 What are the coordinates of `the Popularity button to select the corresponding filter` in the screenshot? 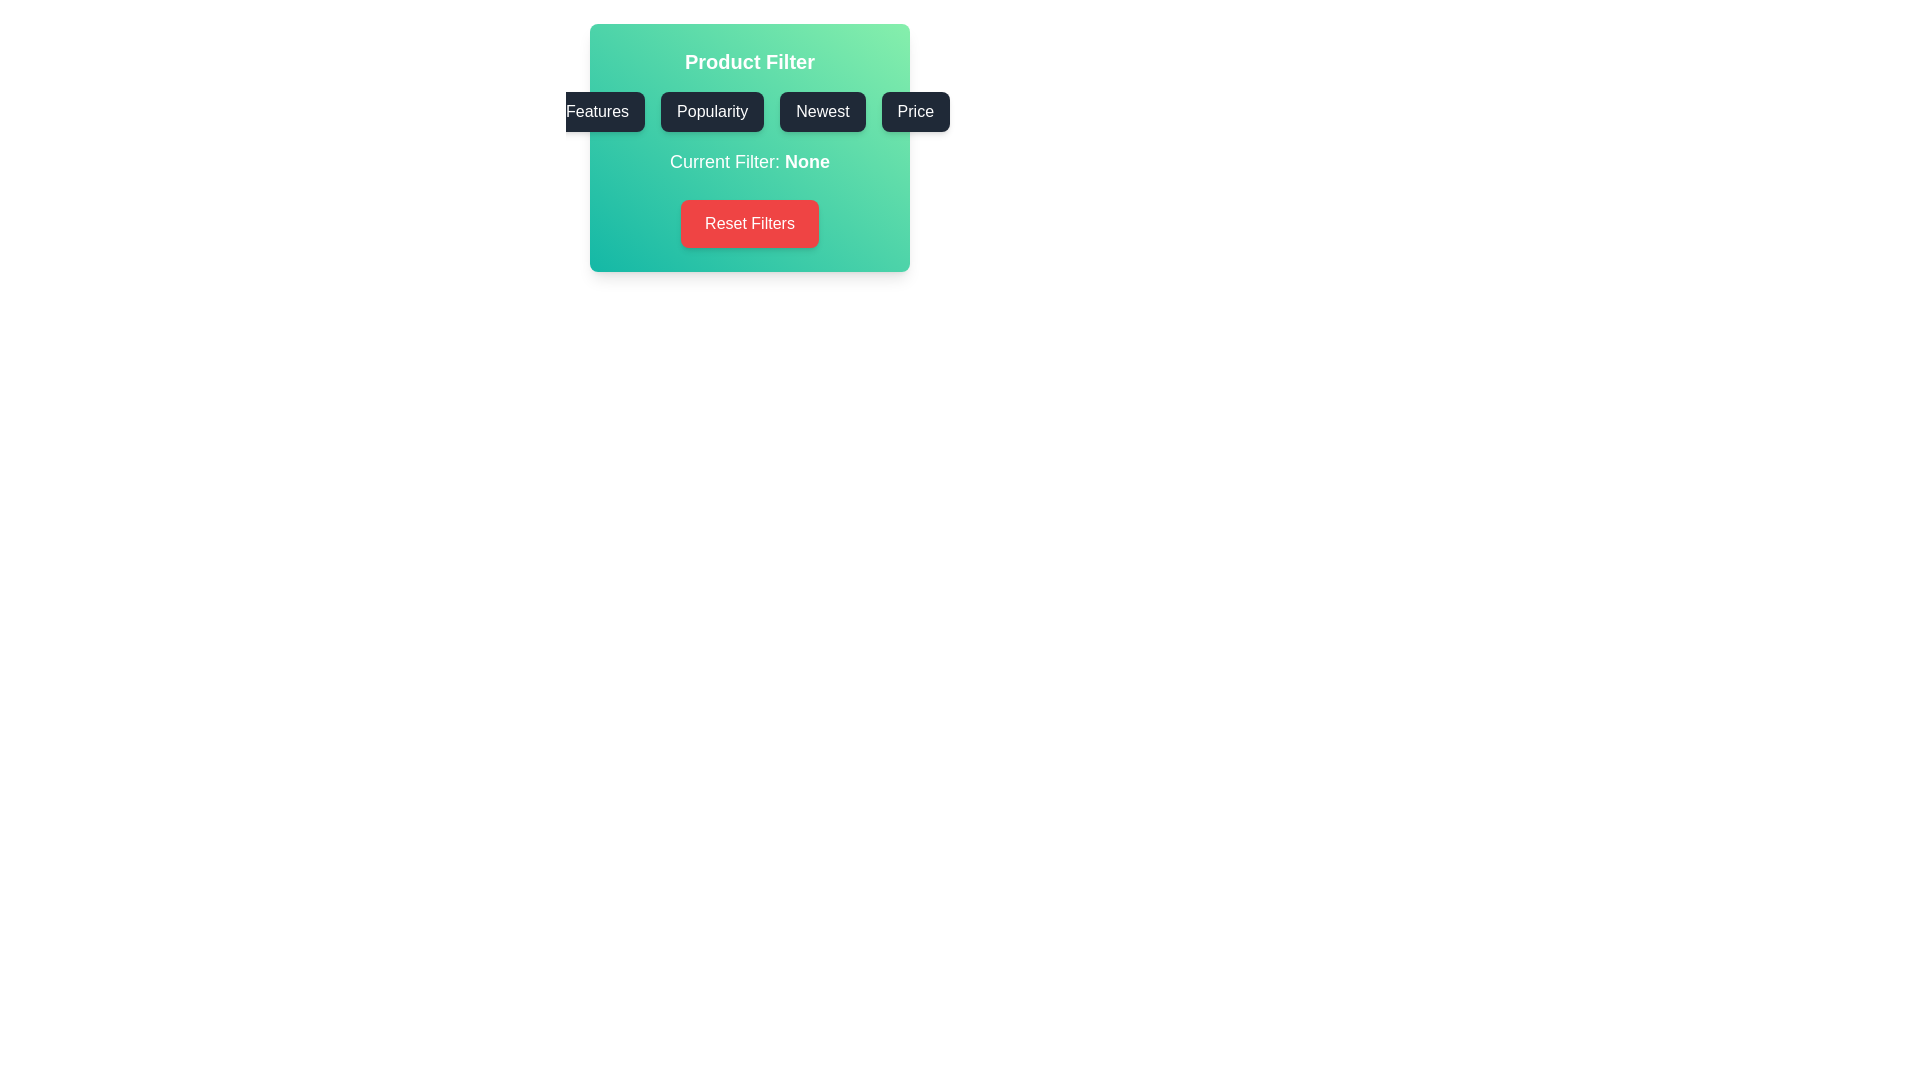 It's located at (713, 111).